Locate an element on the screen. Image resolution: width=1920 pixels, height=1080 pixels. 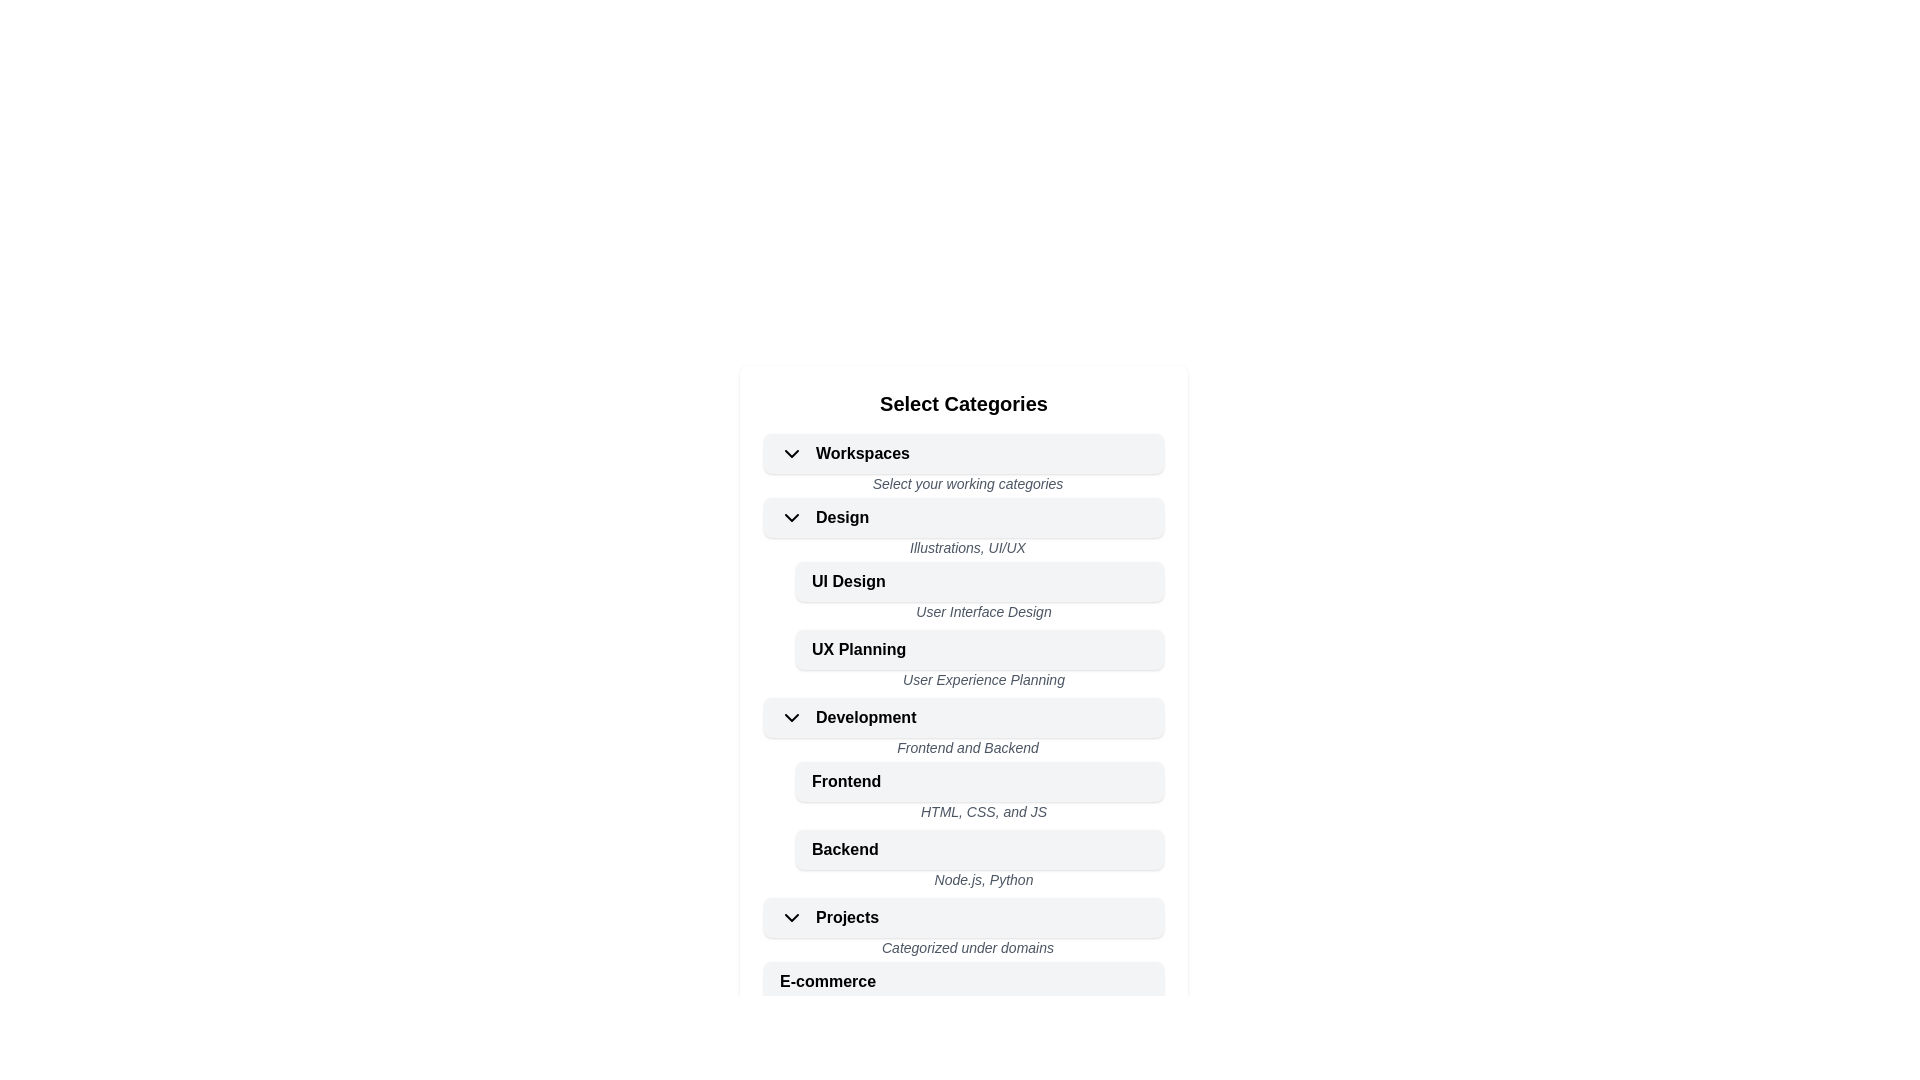
the 'Backend' text label within the interactive card in the 'Development' section is located at coordinates (845, 849).